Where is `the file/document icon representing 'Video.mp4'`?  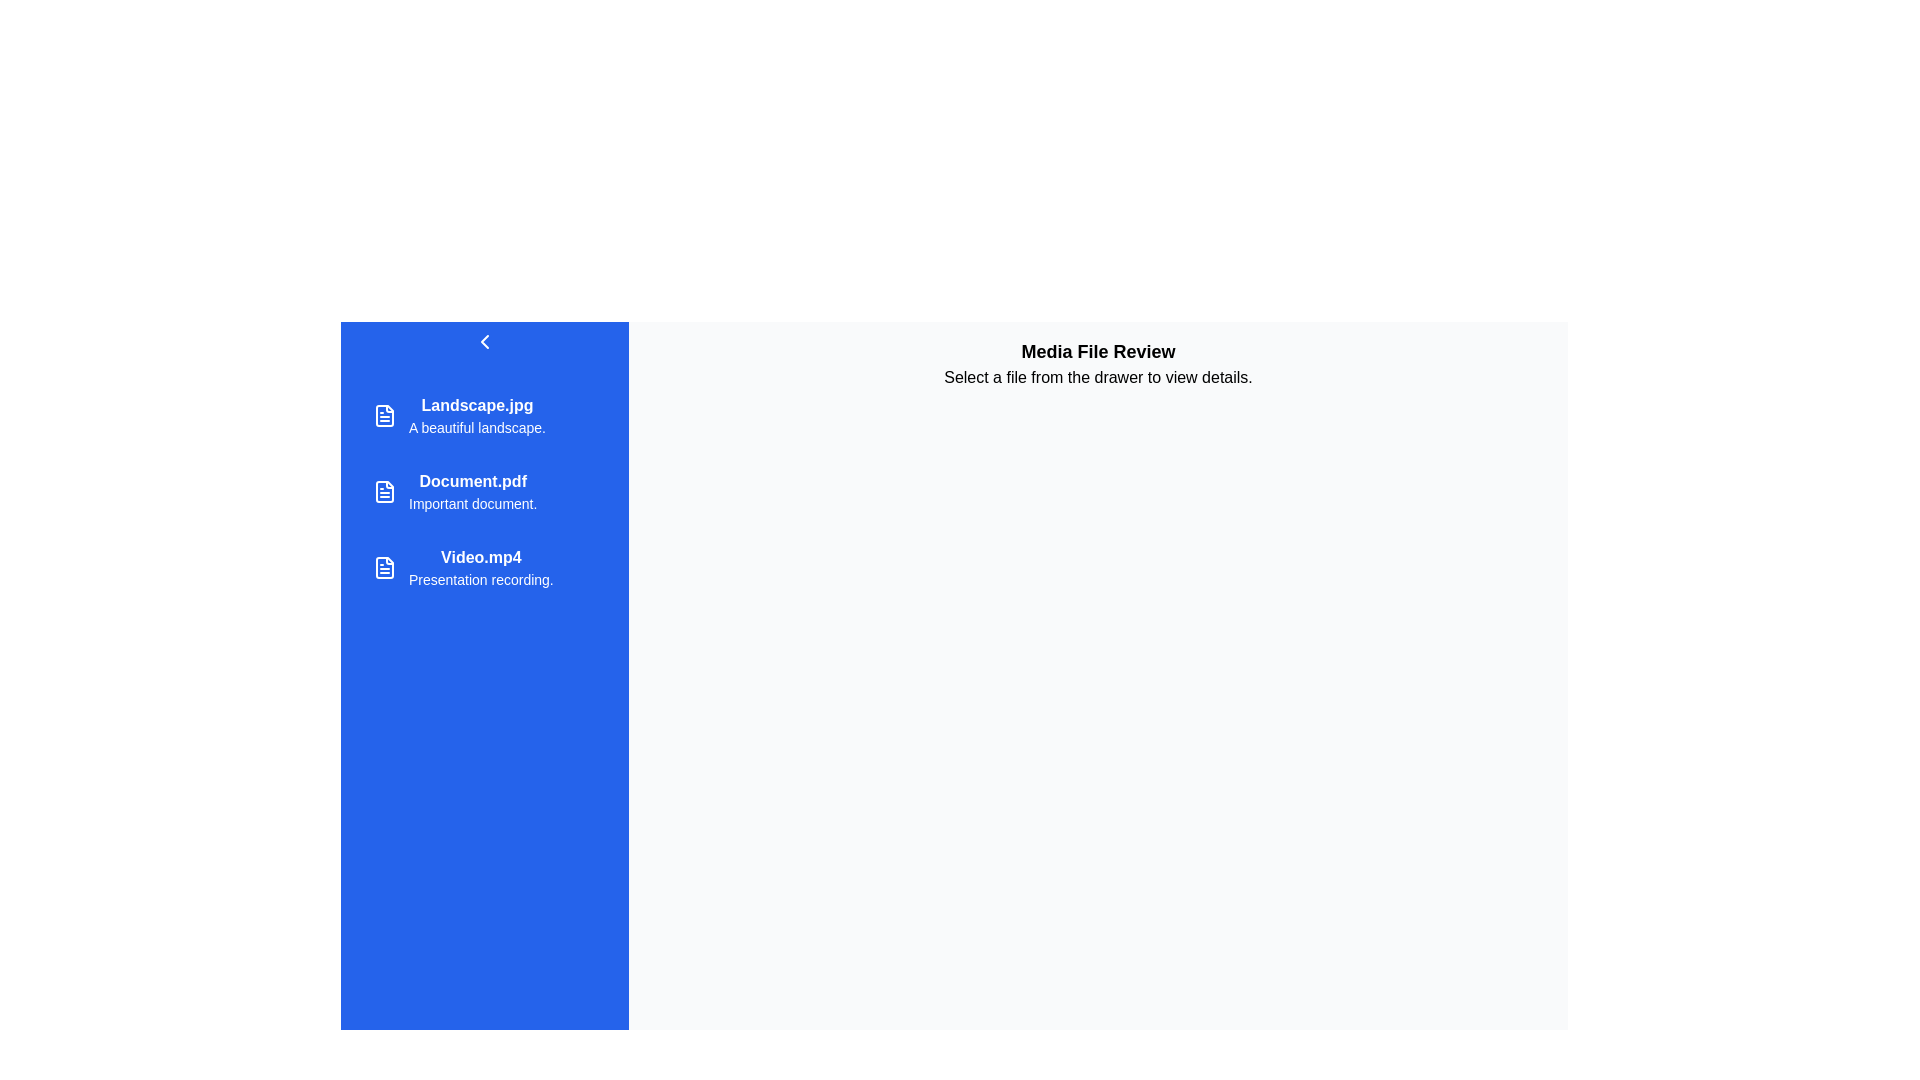 the file/document icon representing 'Video.mp4' is located at coordinates (384, 567).